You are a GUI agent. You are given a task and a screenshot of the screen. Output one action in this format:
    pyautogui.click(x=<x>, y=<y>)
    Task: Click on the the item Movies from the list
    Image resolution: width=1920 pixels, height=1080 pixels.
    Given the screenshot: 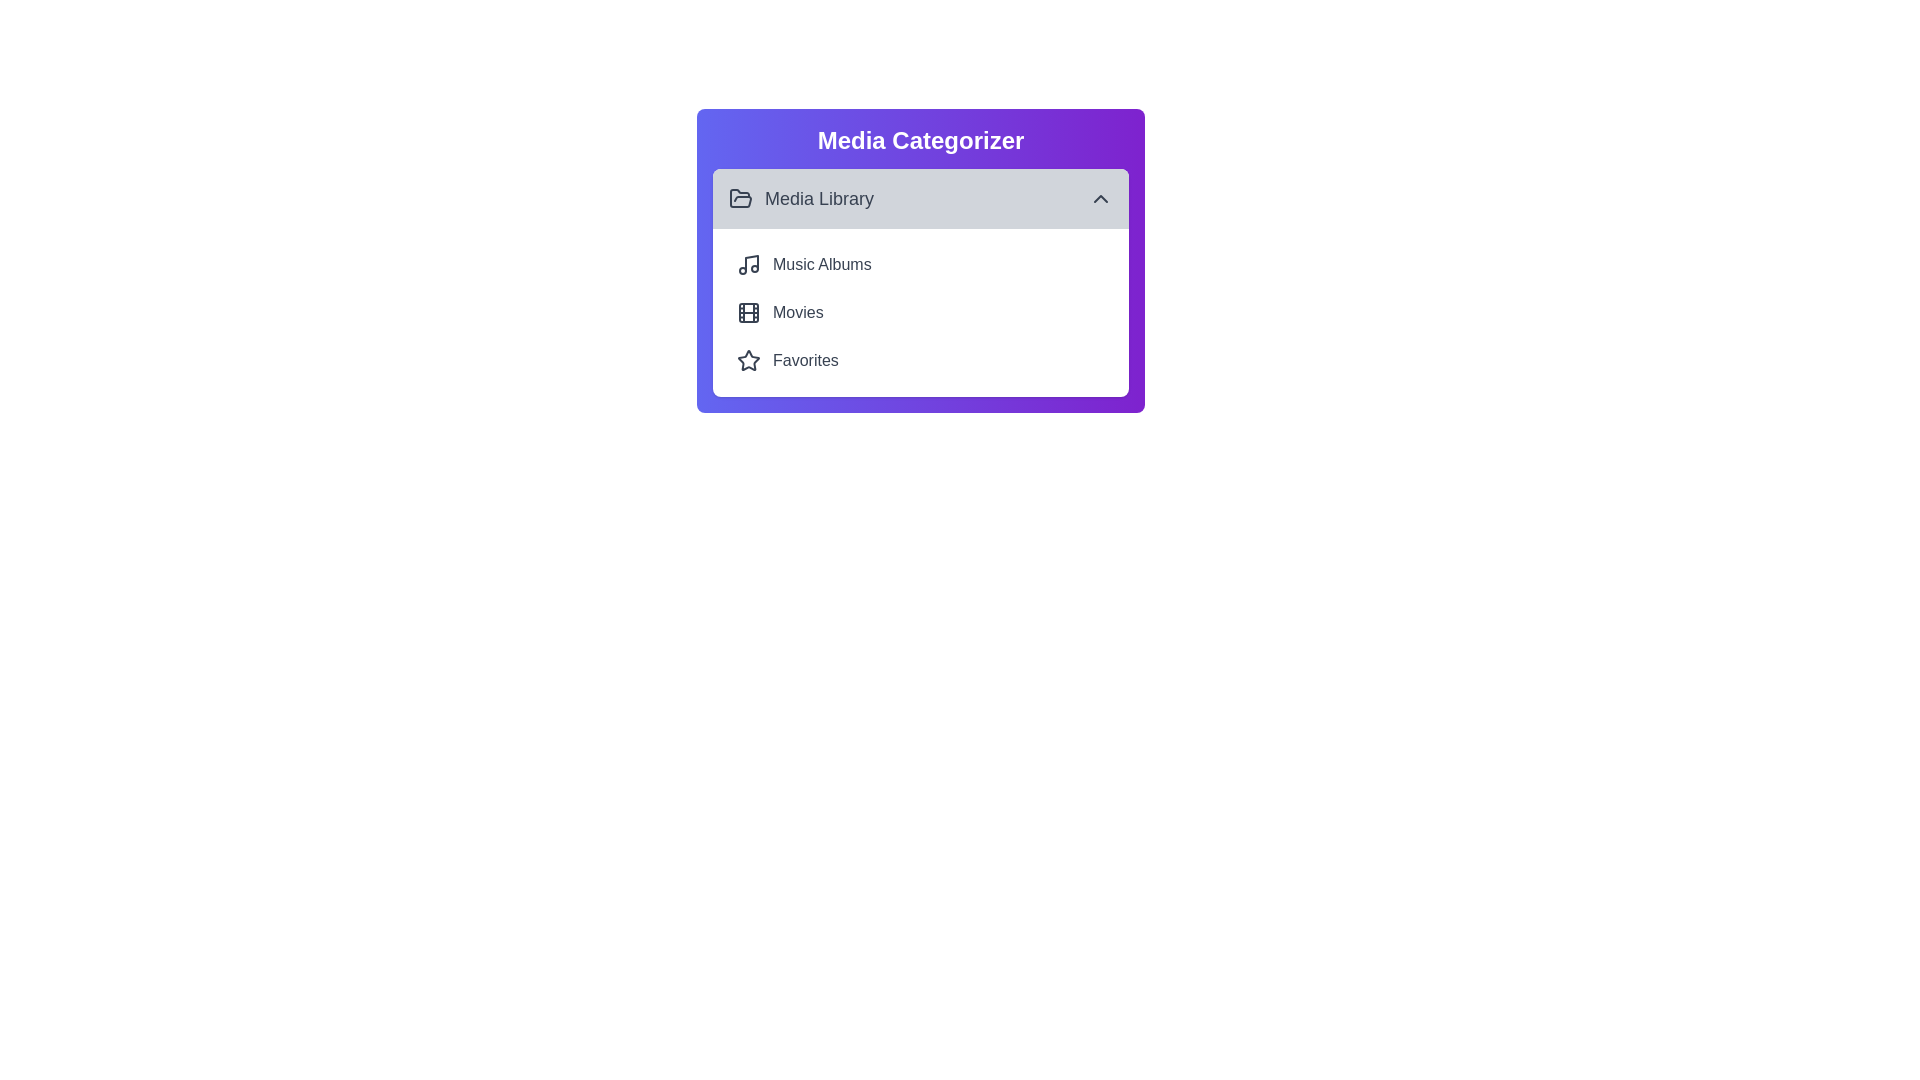 What is the action you would take?
    pyautogui.click(x=920, y=312)
    